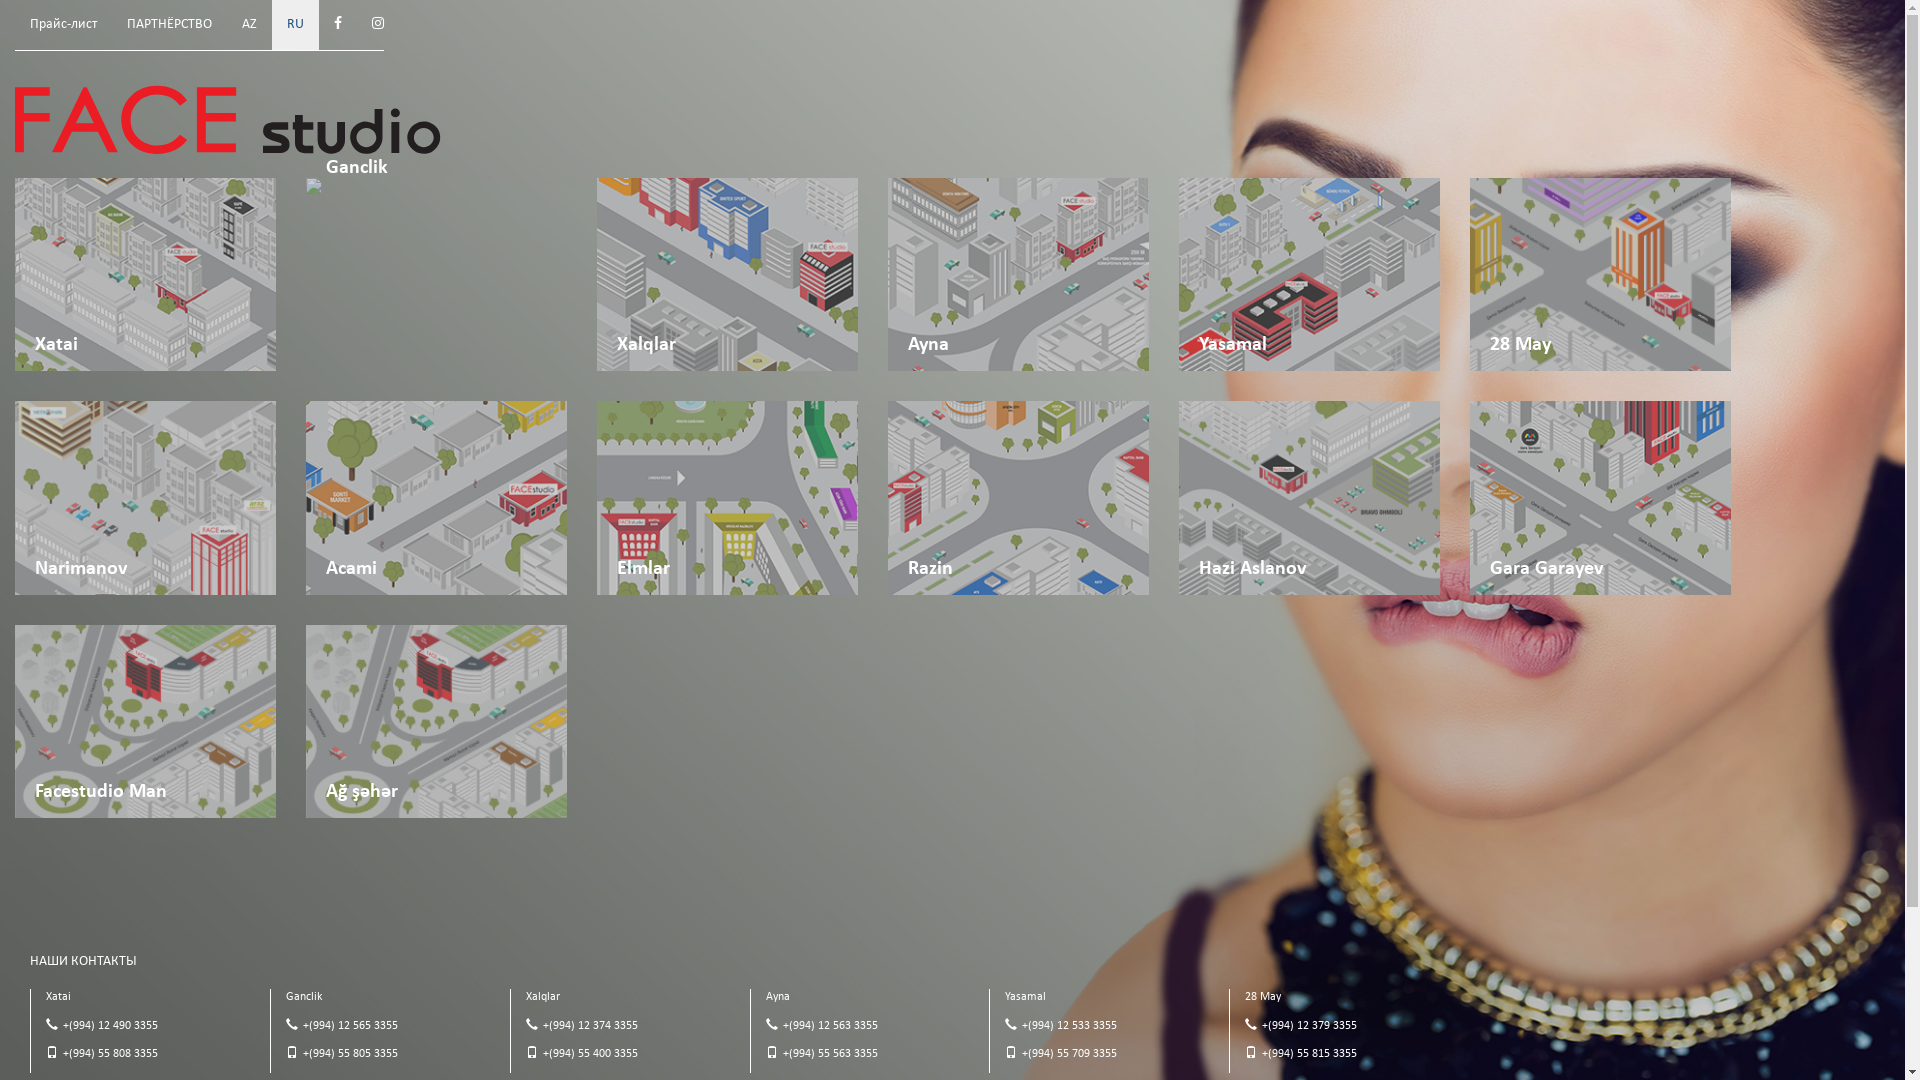  What do you see at coordinates (1600, 496) in the screenshot?
I see `'Gara Garayev'` at bounding box center [1600, 496].